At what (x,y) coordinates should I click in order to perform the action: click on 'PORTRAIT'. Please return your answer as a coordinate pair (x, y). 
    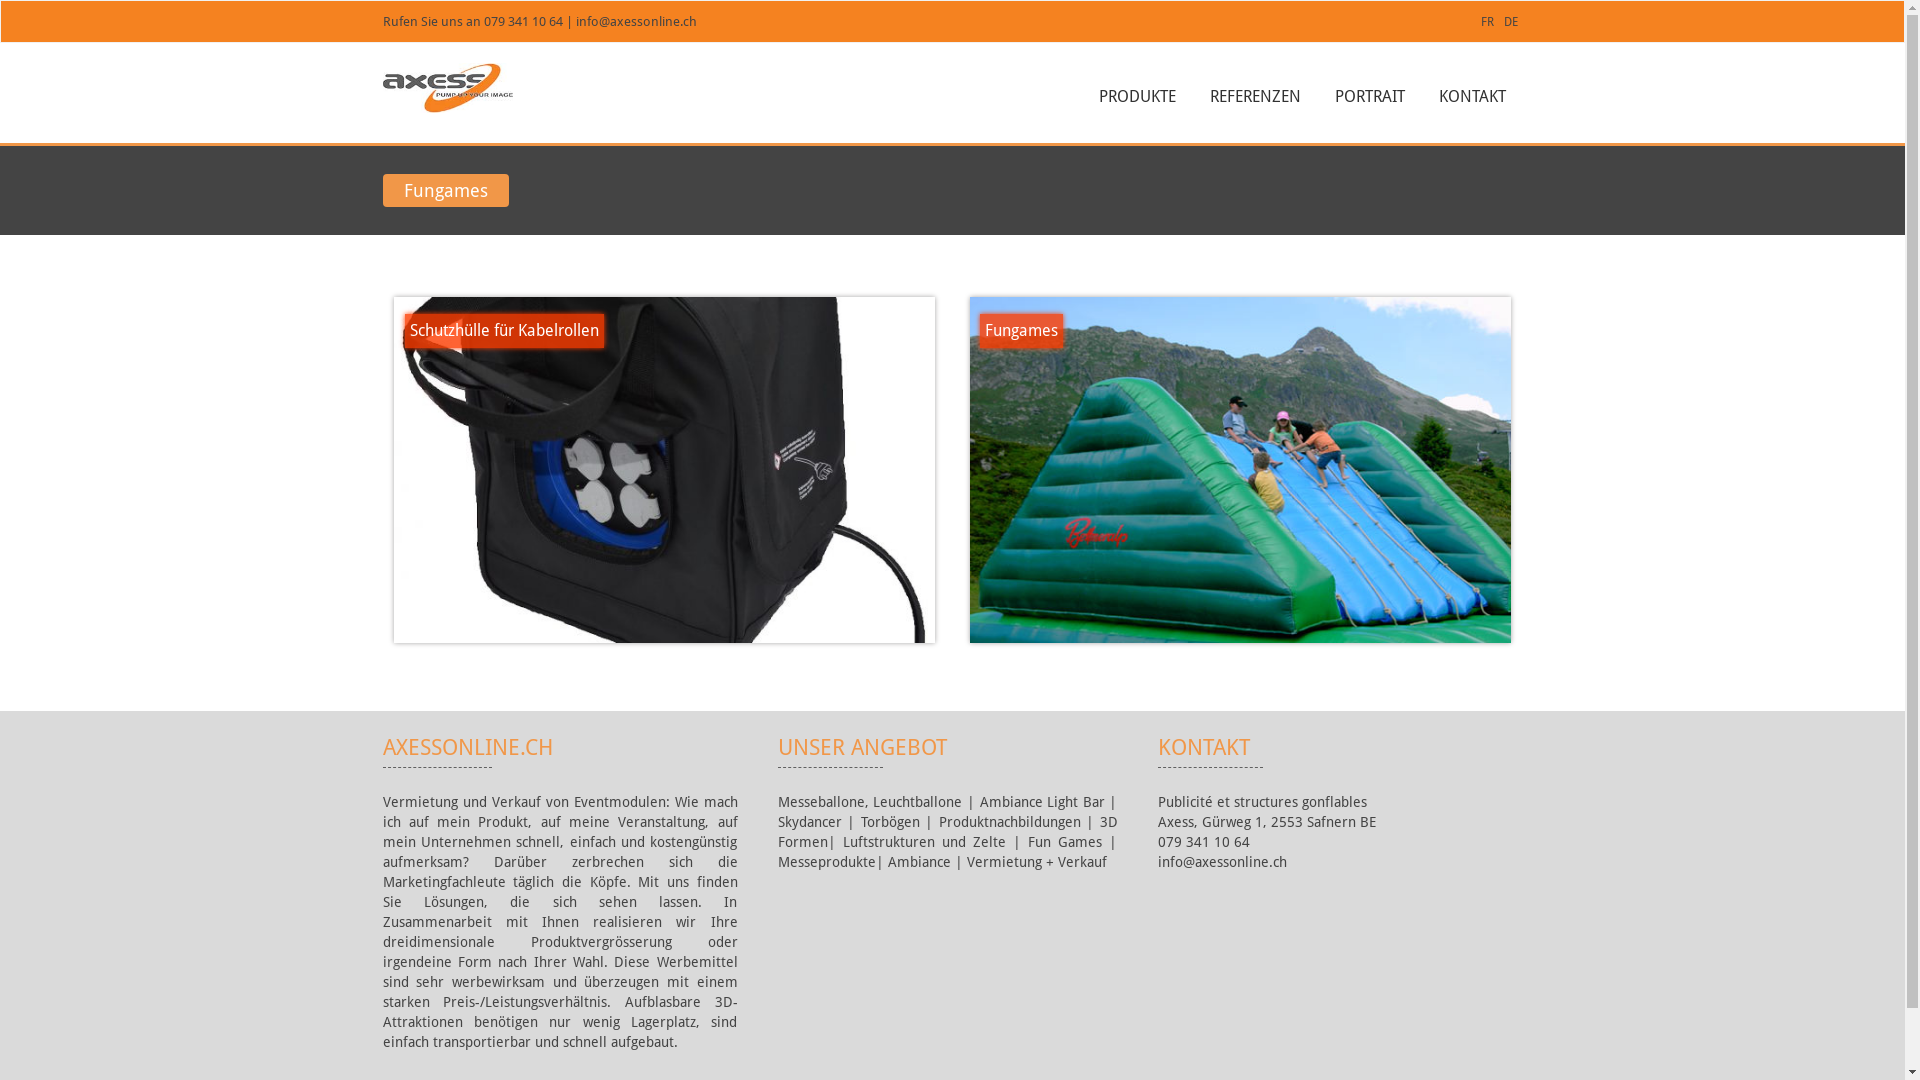
    Looking at the image, I should click on (1367, 96).